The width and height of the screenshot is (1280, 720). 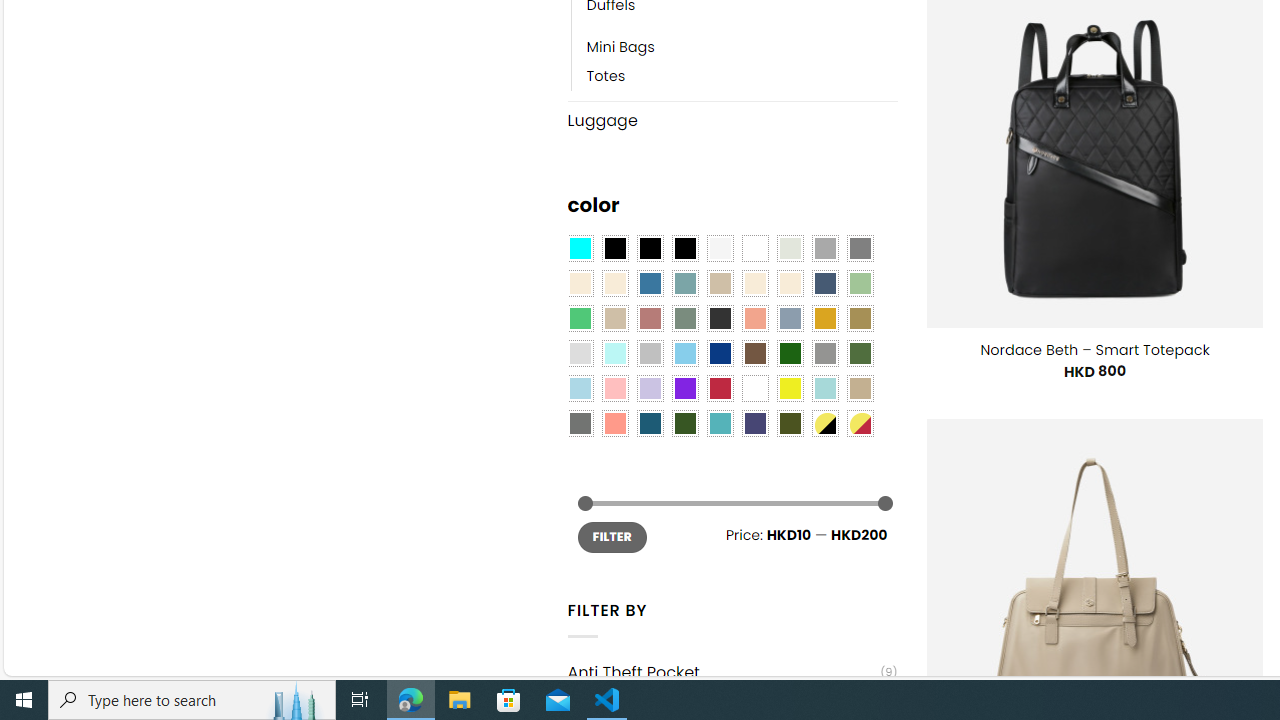 What do you see at coordinates (860, 423) in the screenshot?
I see `'Yellow-Red'` at bounding box center [860, 423].